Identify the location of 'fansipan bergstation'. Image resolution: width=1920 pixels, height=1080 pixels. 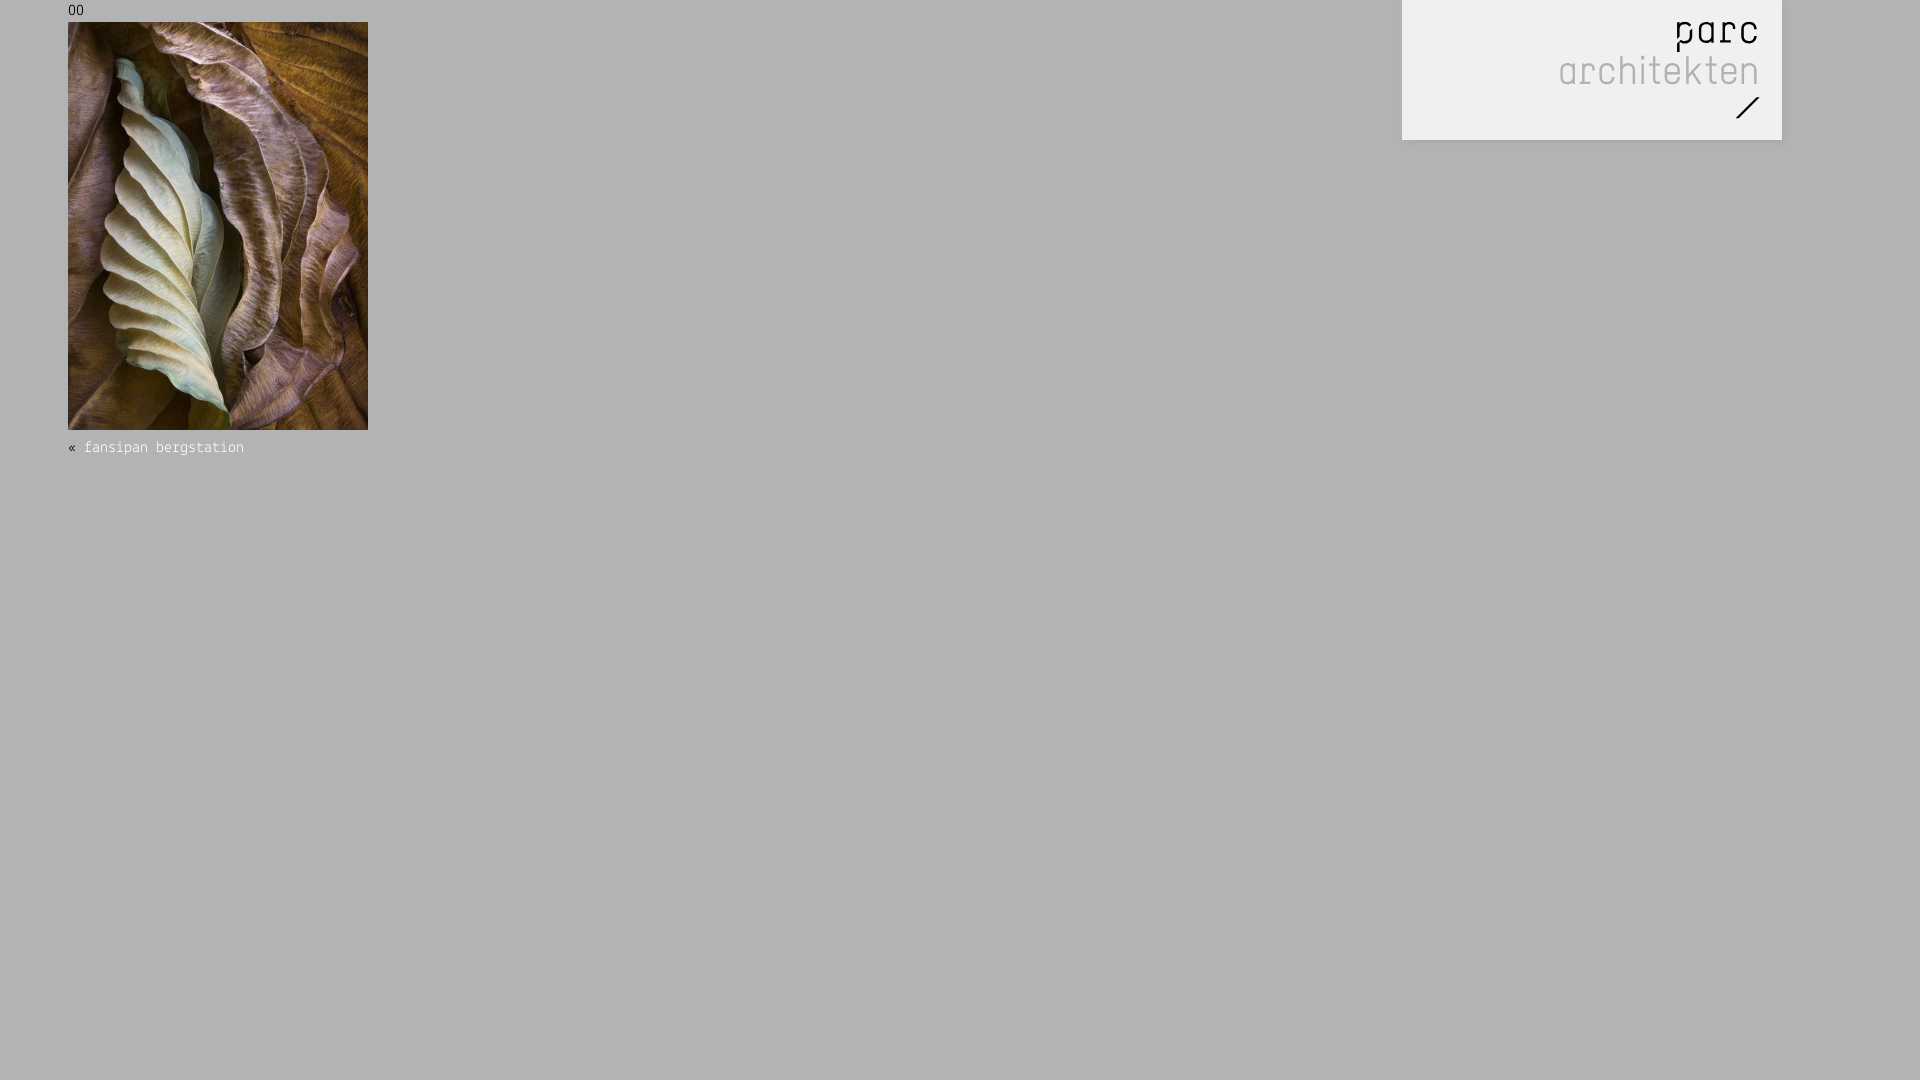
(163, 446).